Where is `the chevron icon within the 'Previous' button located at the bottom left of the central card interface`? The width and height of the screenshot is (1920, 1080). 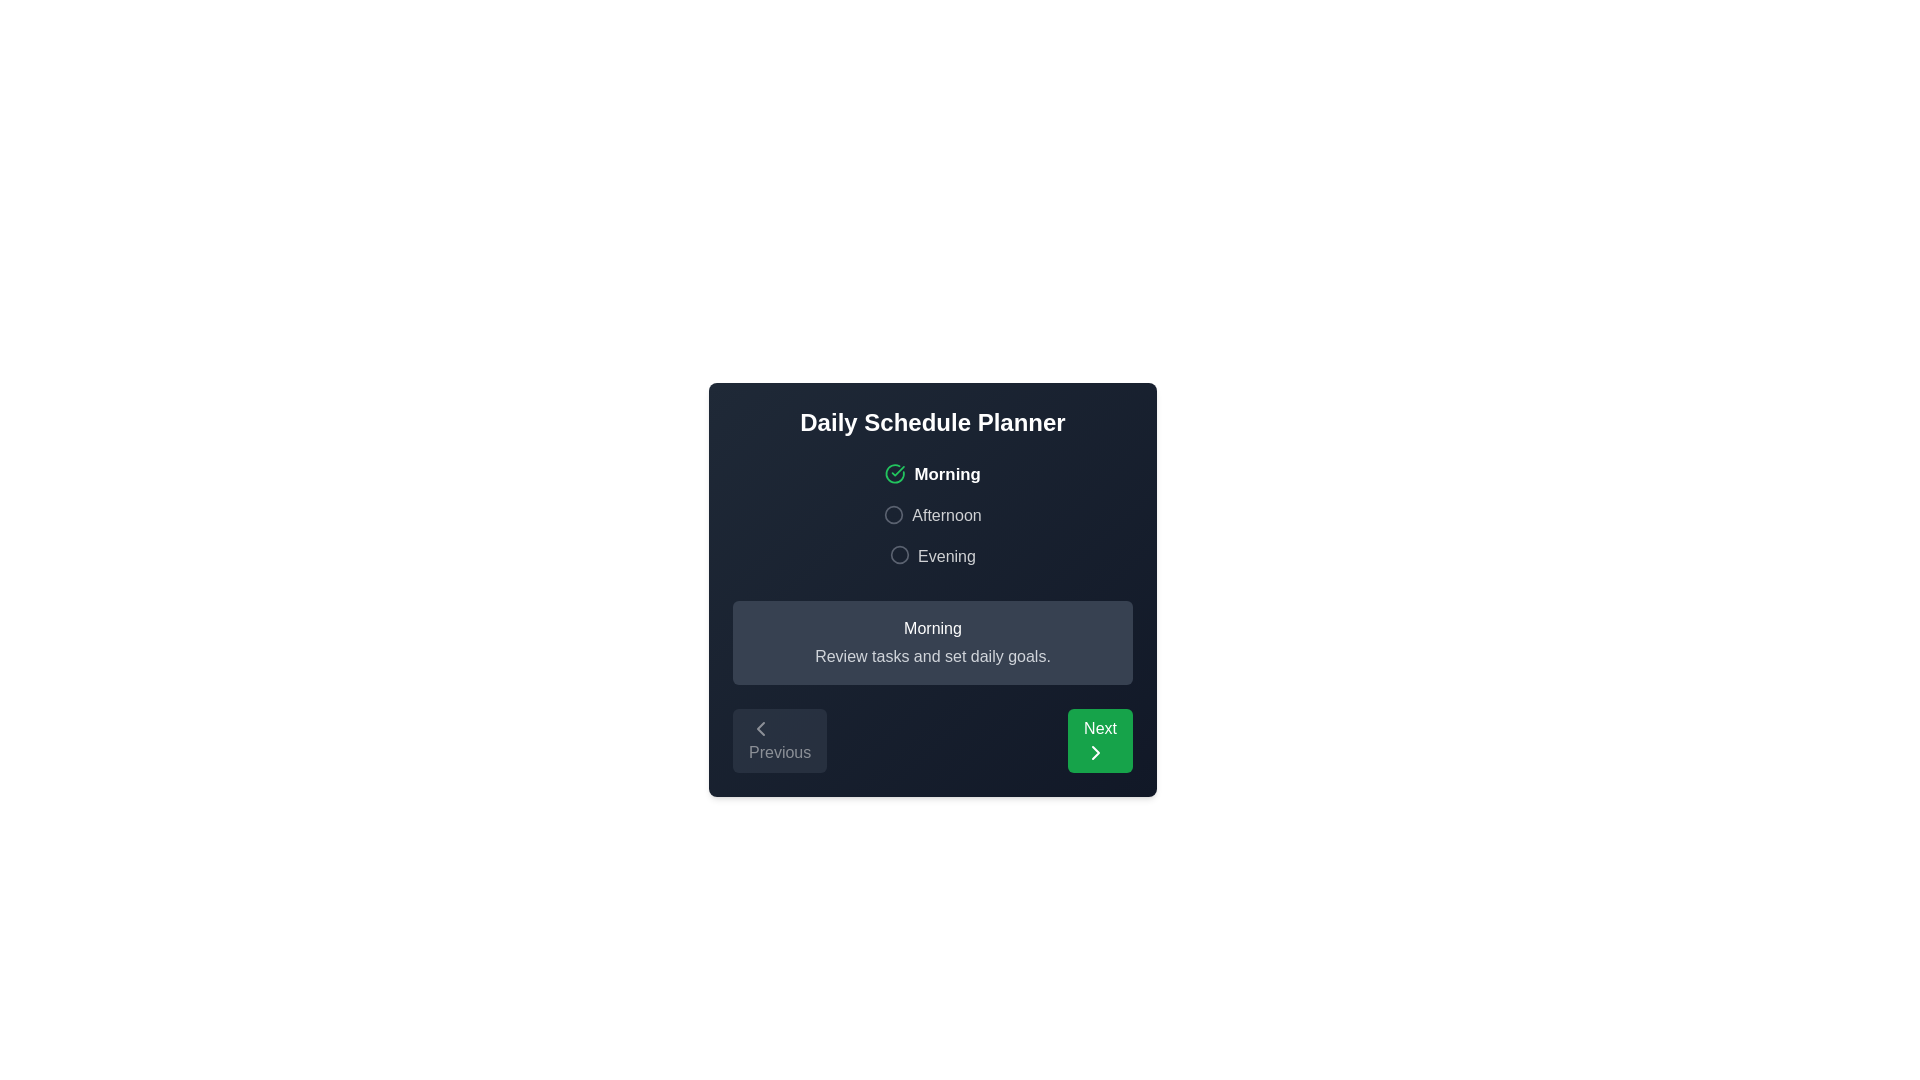 the chevron icon within the 'Previous' button located at the bottom left of the central card interface is located at coordinates (760, 729).